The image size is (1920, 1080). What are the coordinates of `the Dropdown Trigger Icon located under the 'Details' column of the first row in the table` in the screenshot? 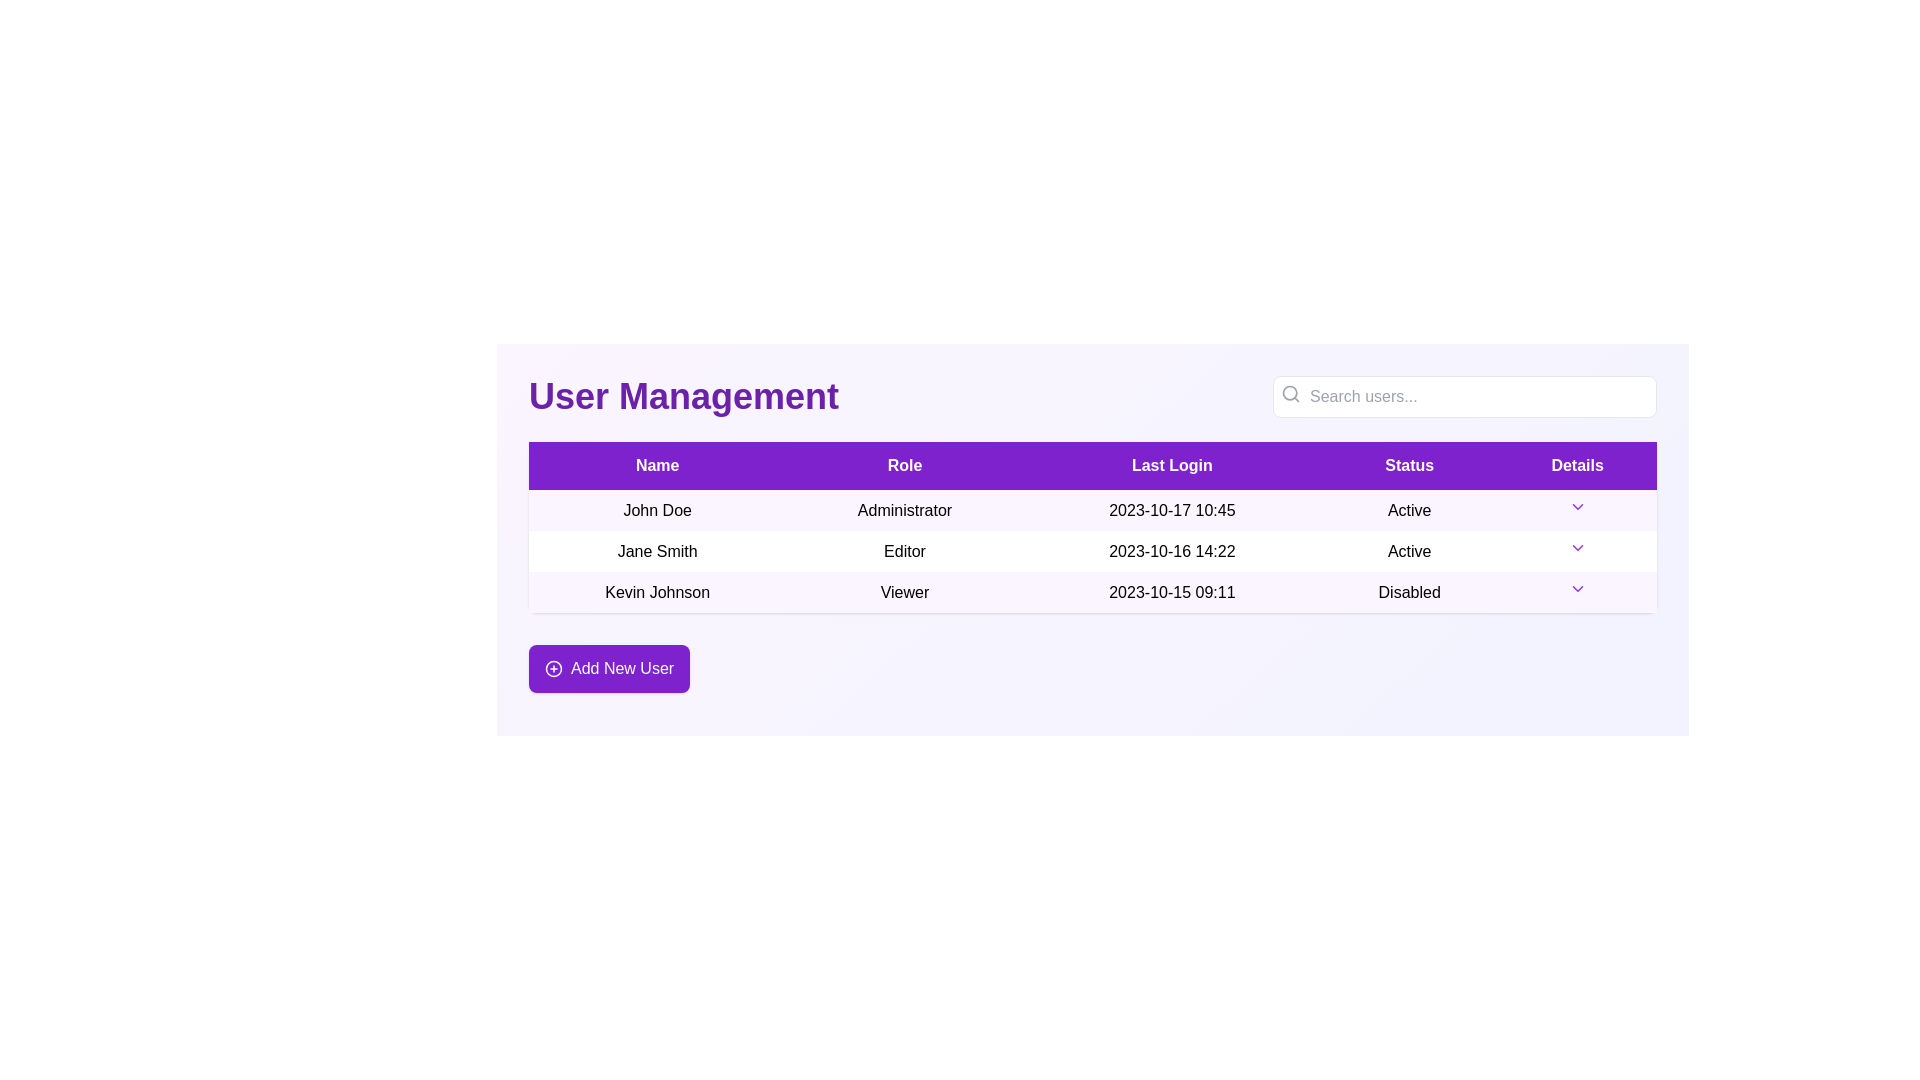 It's located at (1576, 505).